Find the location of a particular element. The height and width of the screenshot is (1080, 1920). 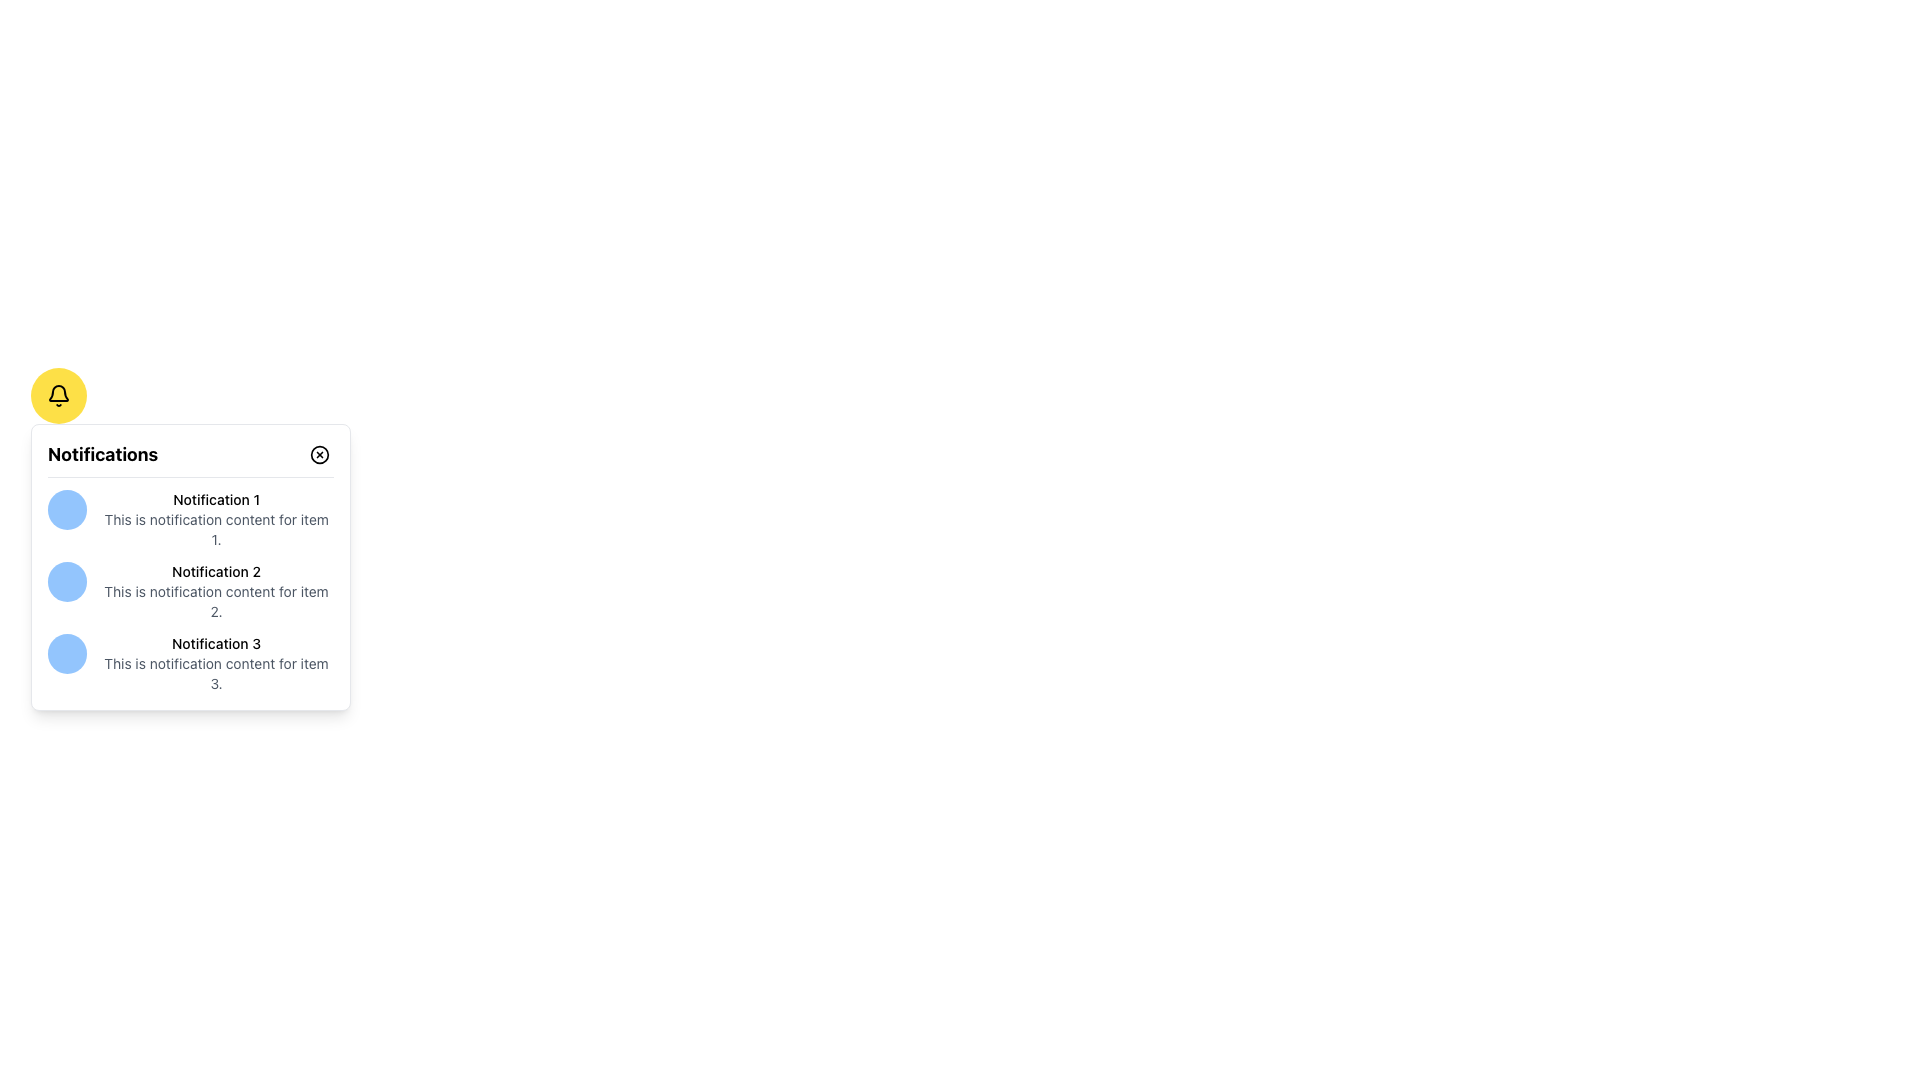

the descriptive text block that provides additional details related to 'Notification 1', located beneath the title within the first notification item of the notification panel is located at coordinates (216, 528).